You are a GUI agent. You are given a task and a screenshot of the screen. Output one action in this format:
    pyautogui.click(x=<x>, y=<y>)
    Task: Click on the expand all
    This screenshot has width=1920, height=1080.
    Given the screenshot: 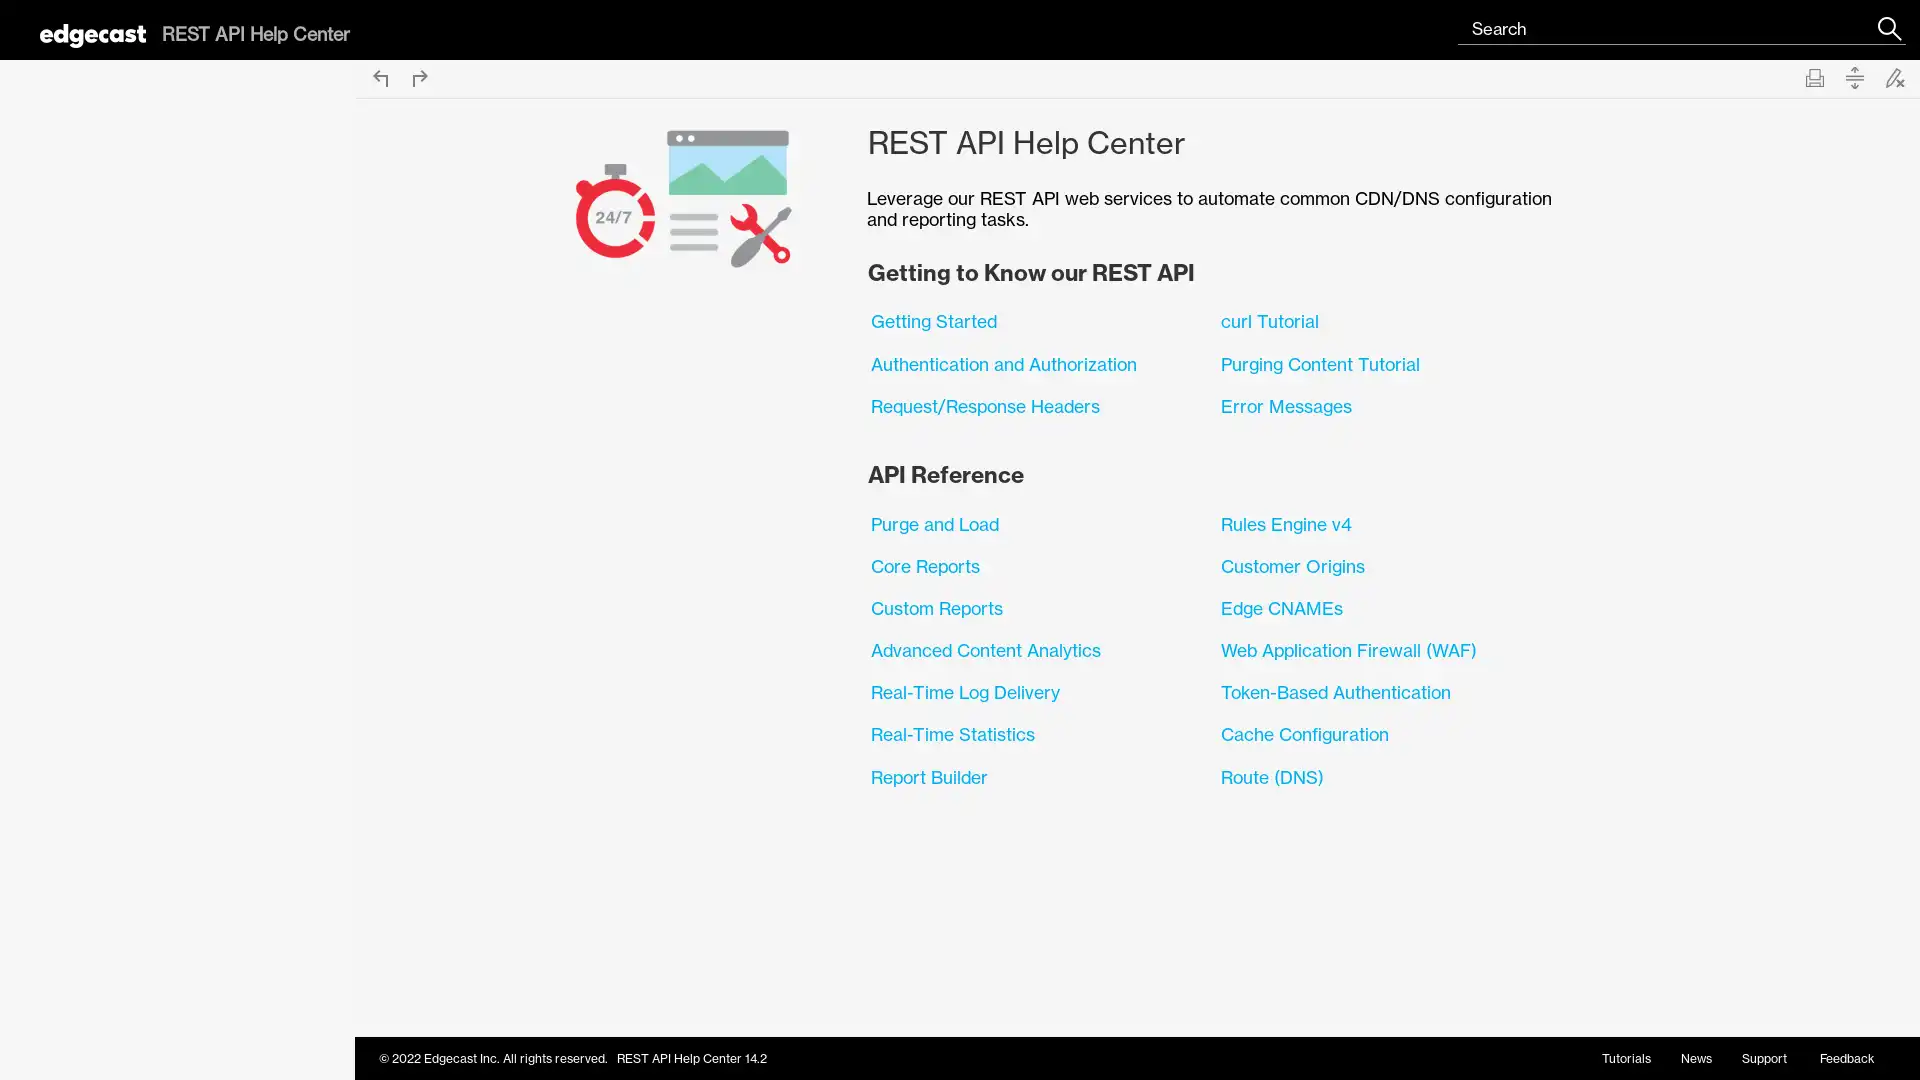 What is the action you would take?
    pyautogui.click(x=1853, y=76)
    